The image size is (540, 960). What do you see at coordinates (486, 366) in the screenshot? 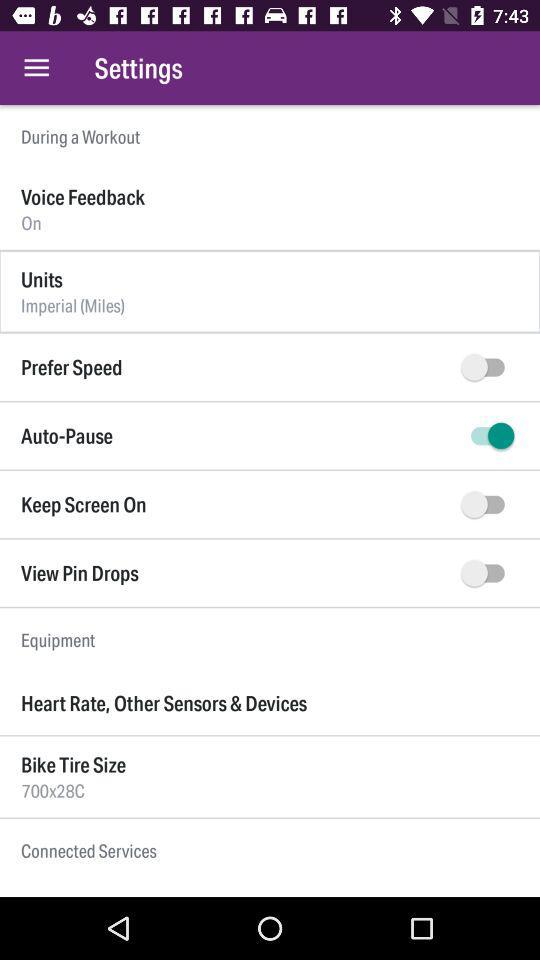
I see `turn on prefer speed` at bounding box center [486, 366].